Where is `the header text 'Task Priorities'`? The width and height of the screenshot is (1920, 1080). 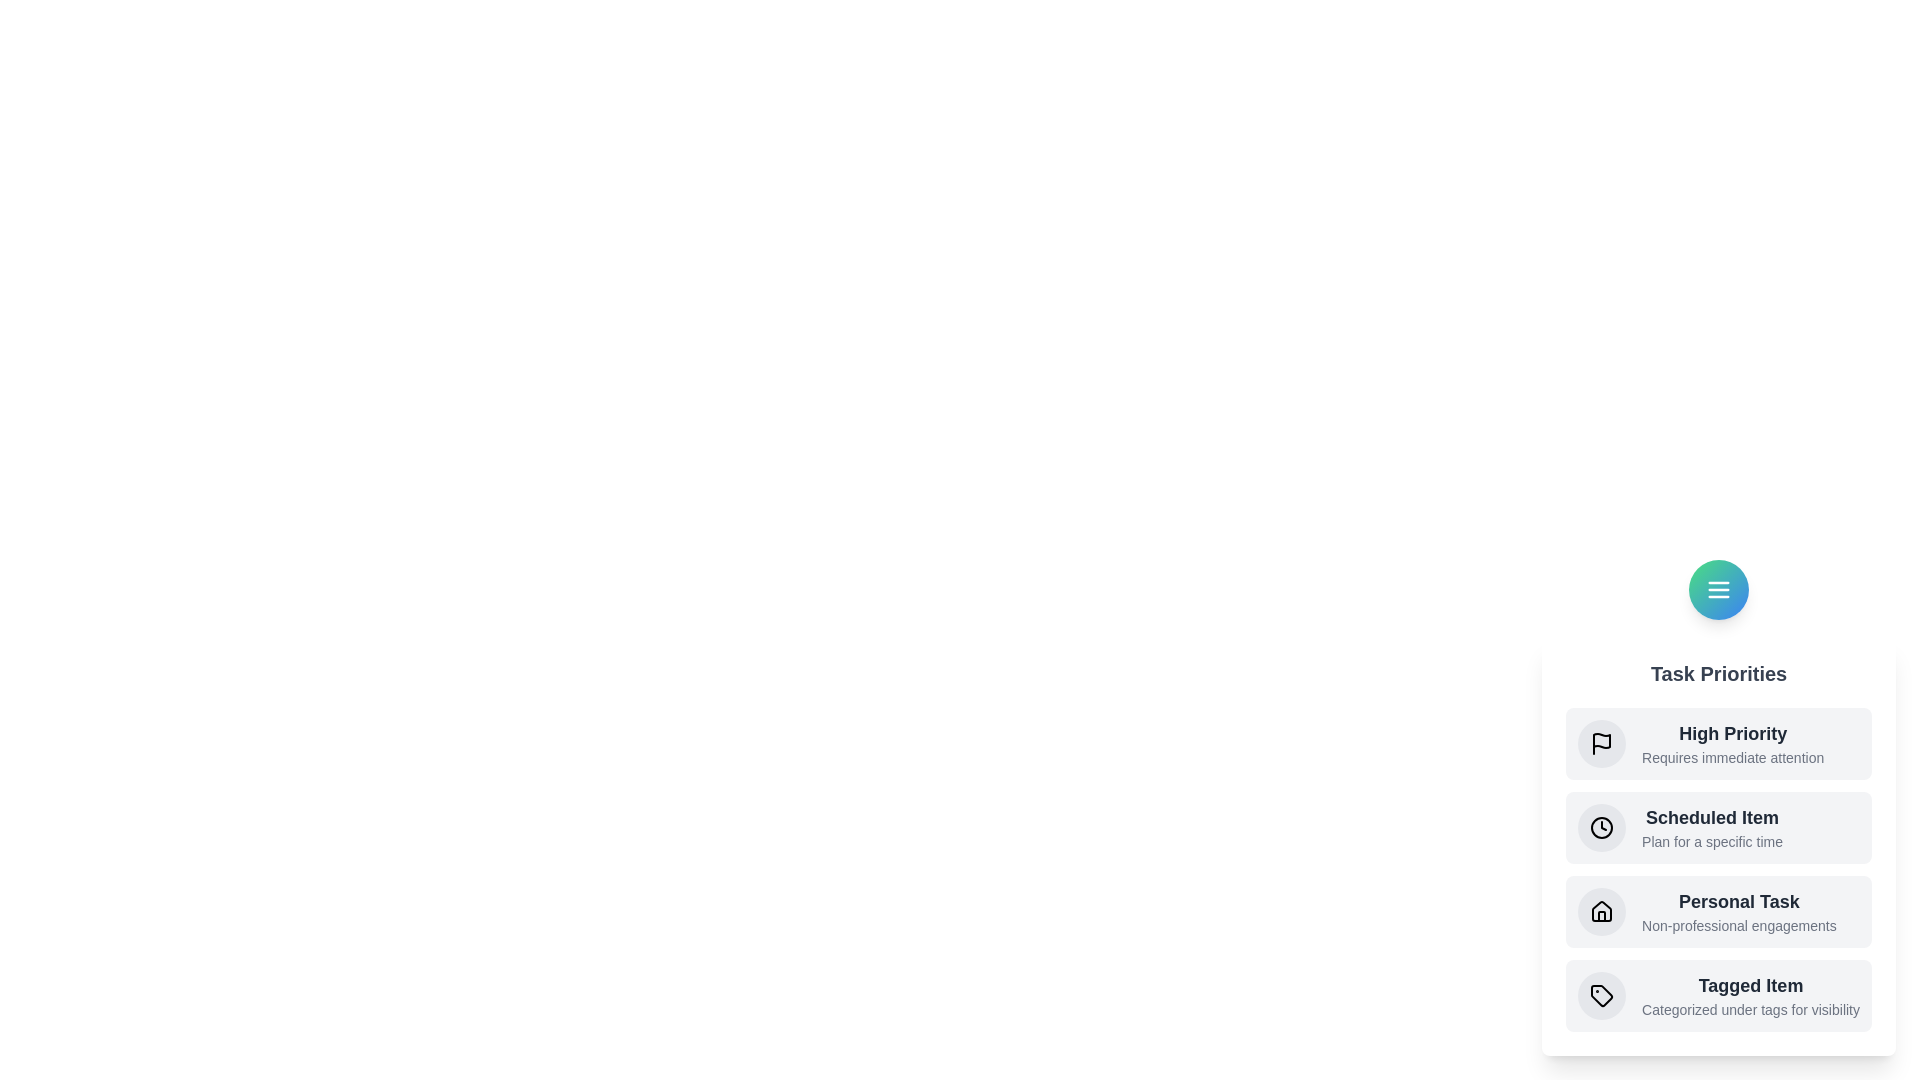
the header text 'Task Priorities' is located at coordinates (1717, 674).